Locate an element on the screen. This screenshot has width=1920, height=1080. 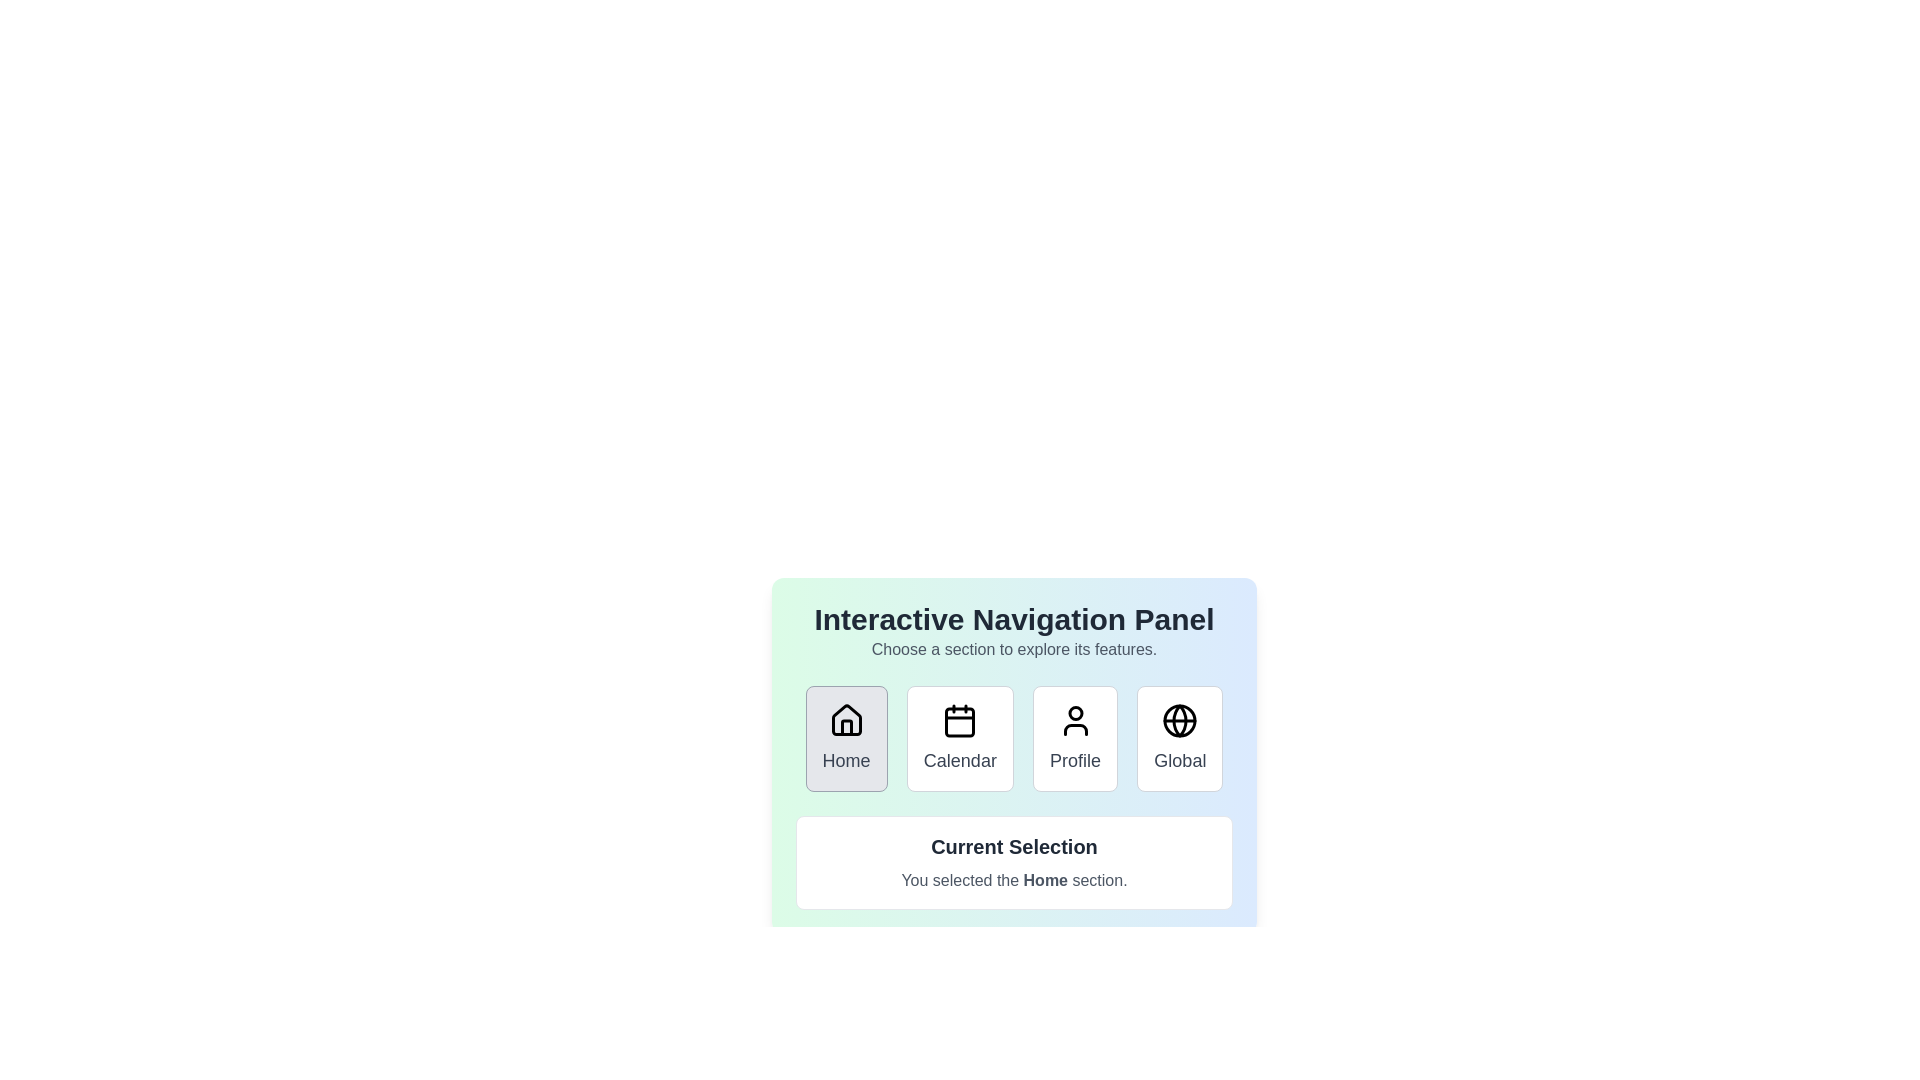
the informational panel that updates users about the current selected section, specifically the 'Home' section, located within the 'Interactive Navigation Panel' is located at coordinates (1014, 862).